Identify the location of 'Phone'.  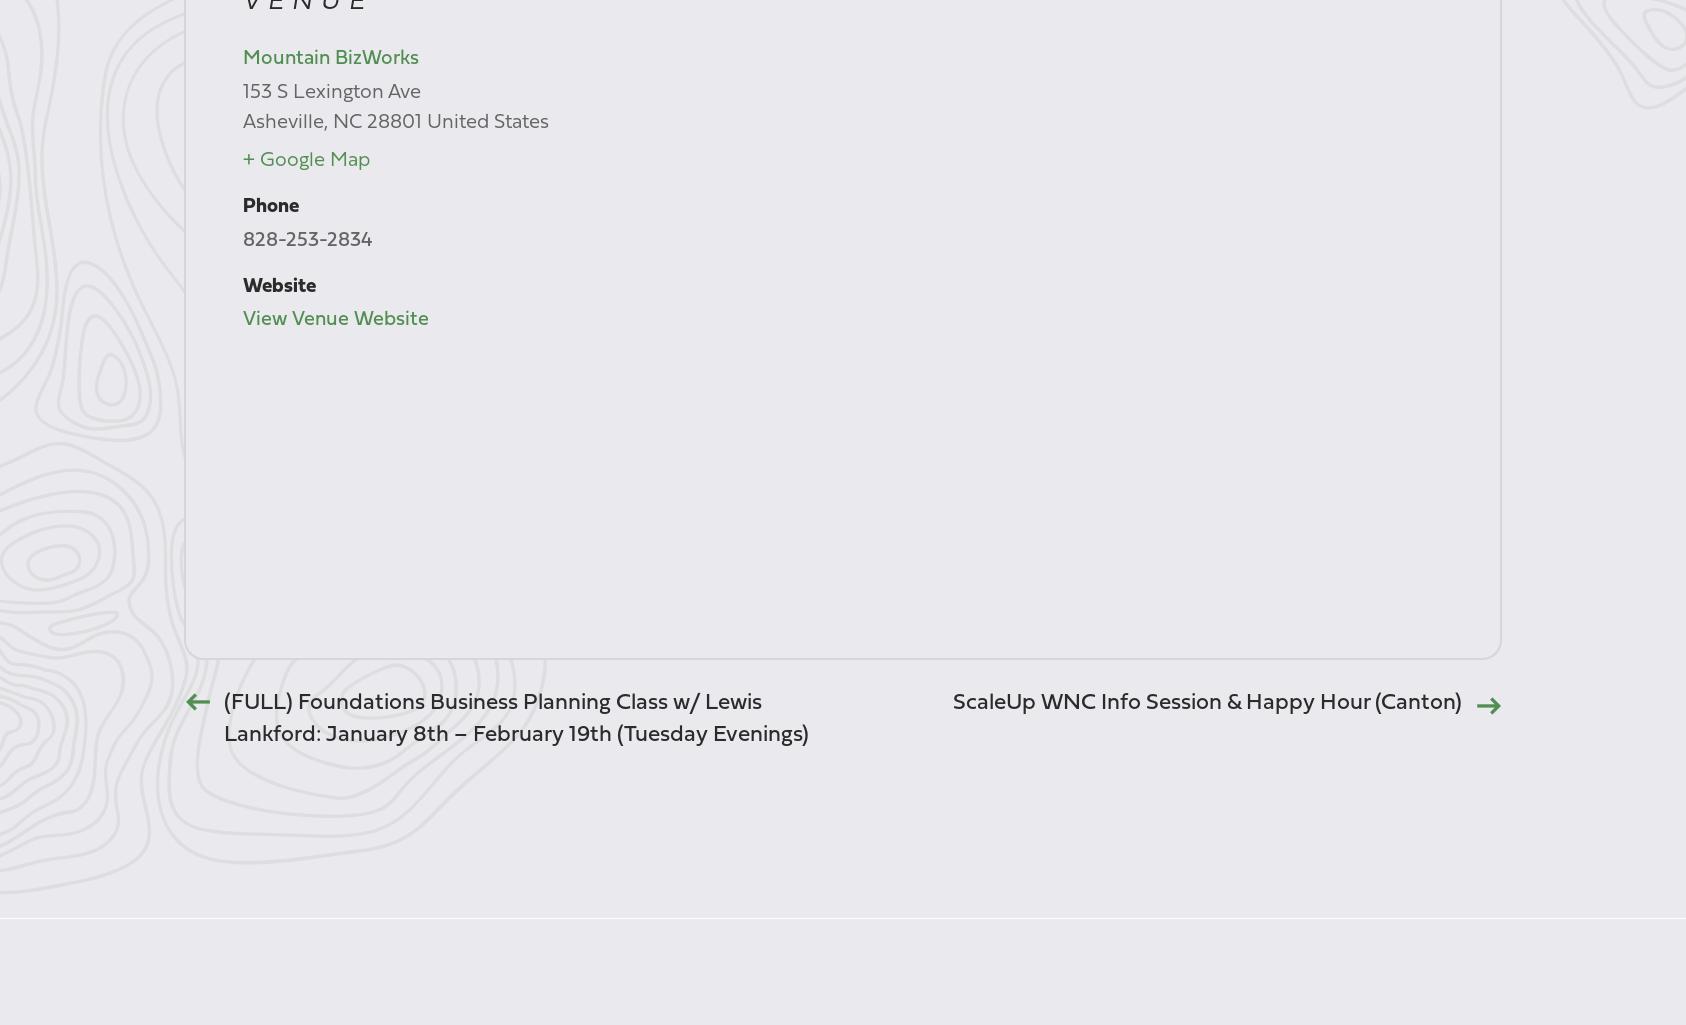
(269, 206).